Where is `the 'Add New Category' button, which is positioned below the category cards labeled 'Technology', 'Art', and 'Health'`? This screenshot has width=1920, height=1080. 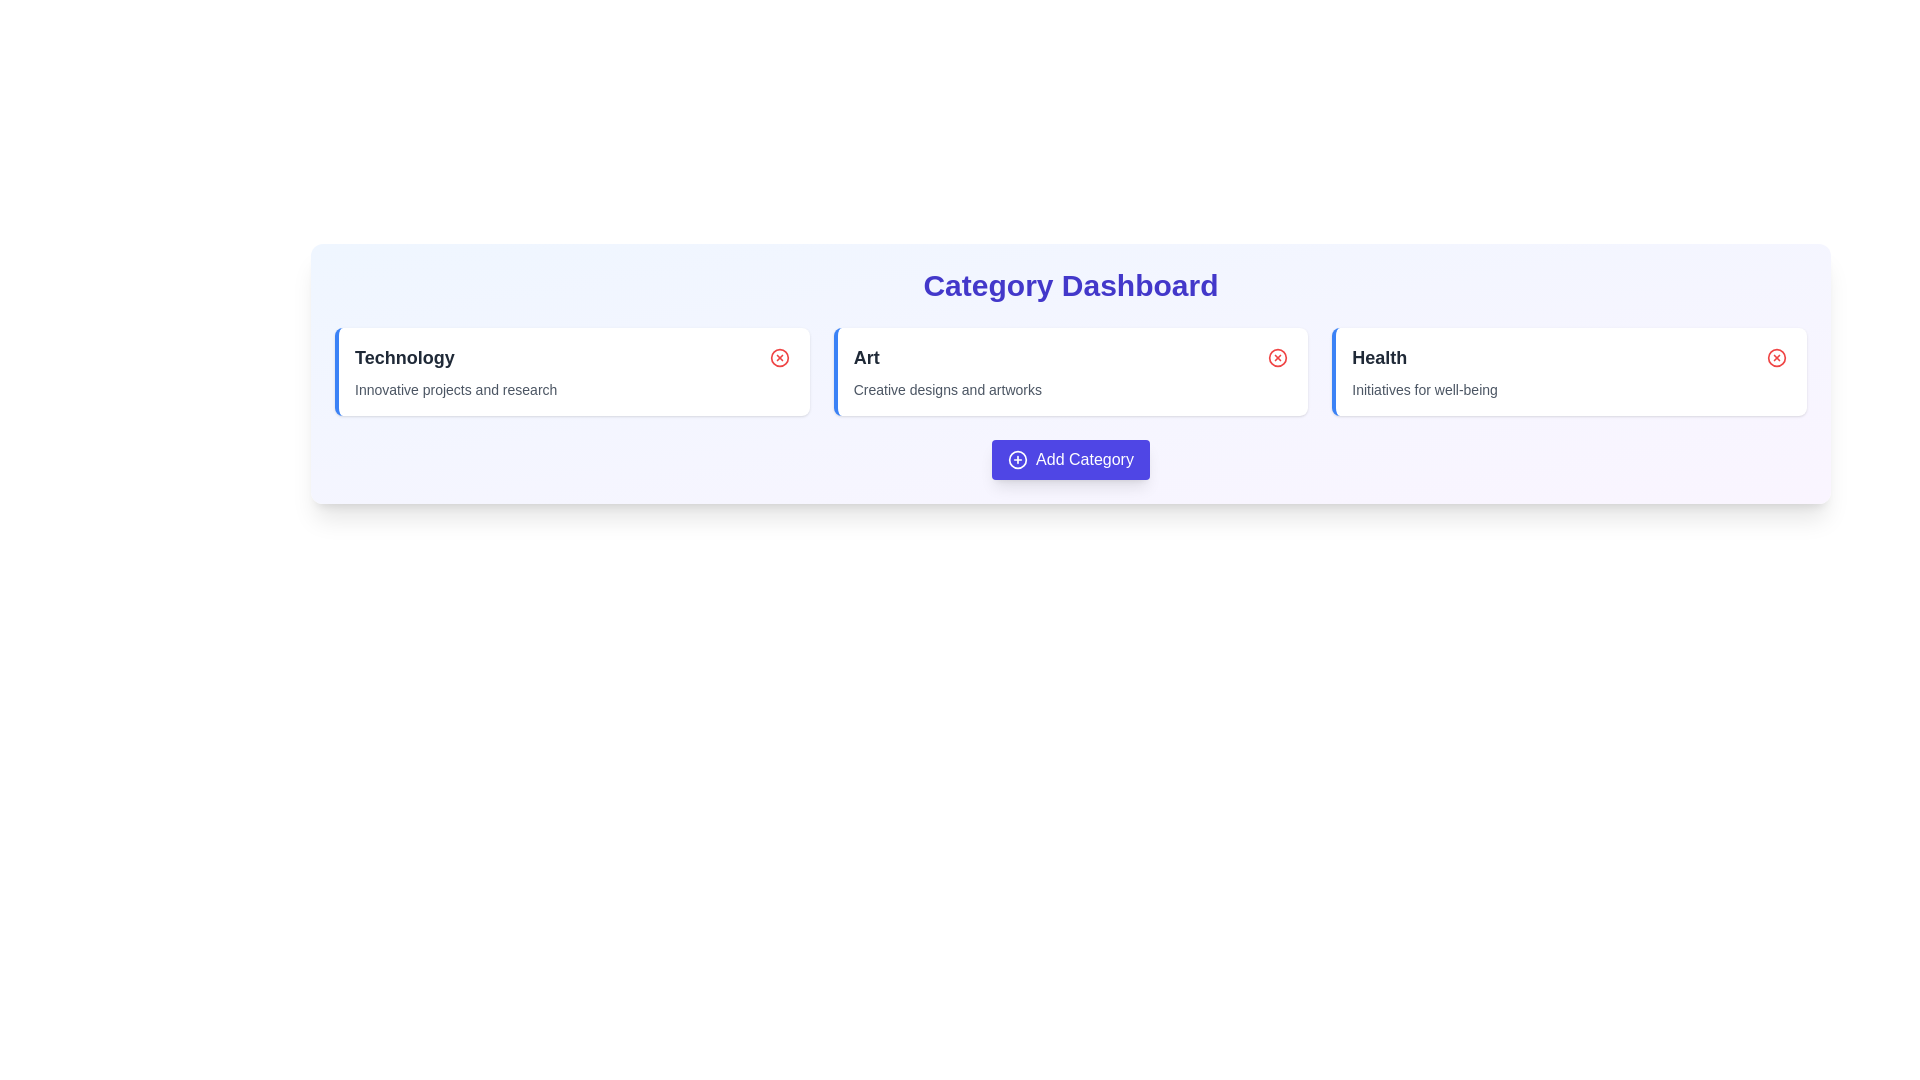 the 'Add New Category' button, which is positioned below the category cards labeled 'Technology', 'Art', and 'Health' is located at coordinates (1069, 459).